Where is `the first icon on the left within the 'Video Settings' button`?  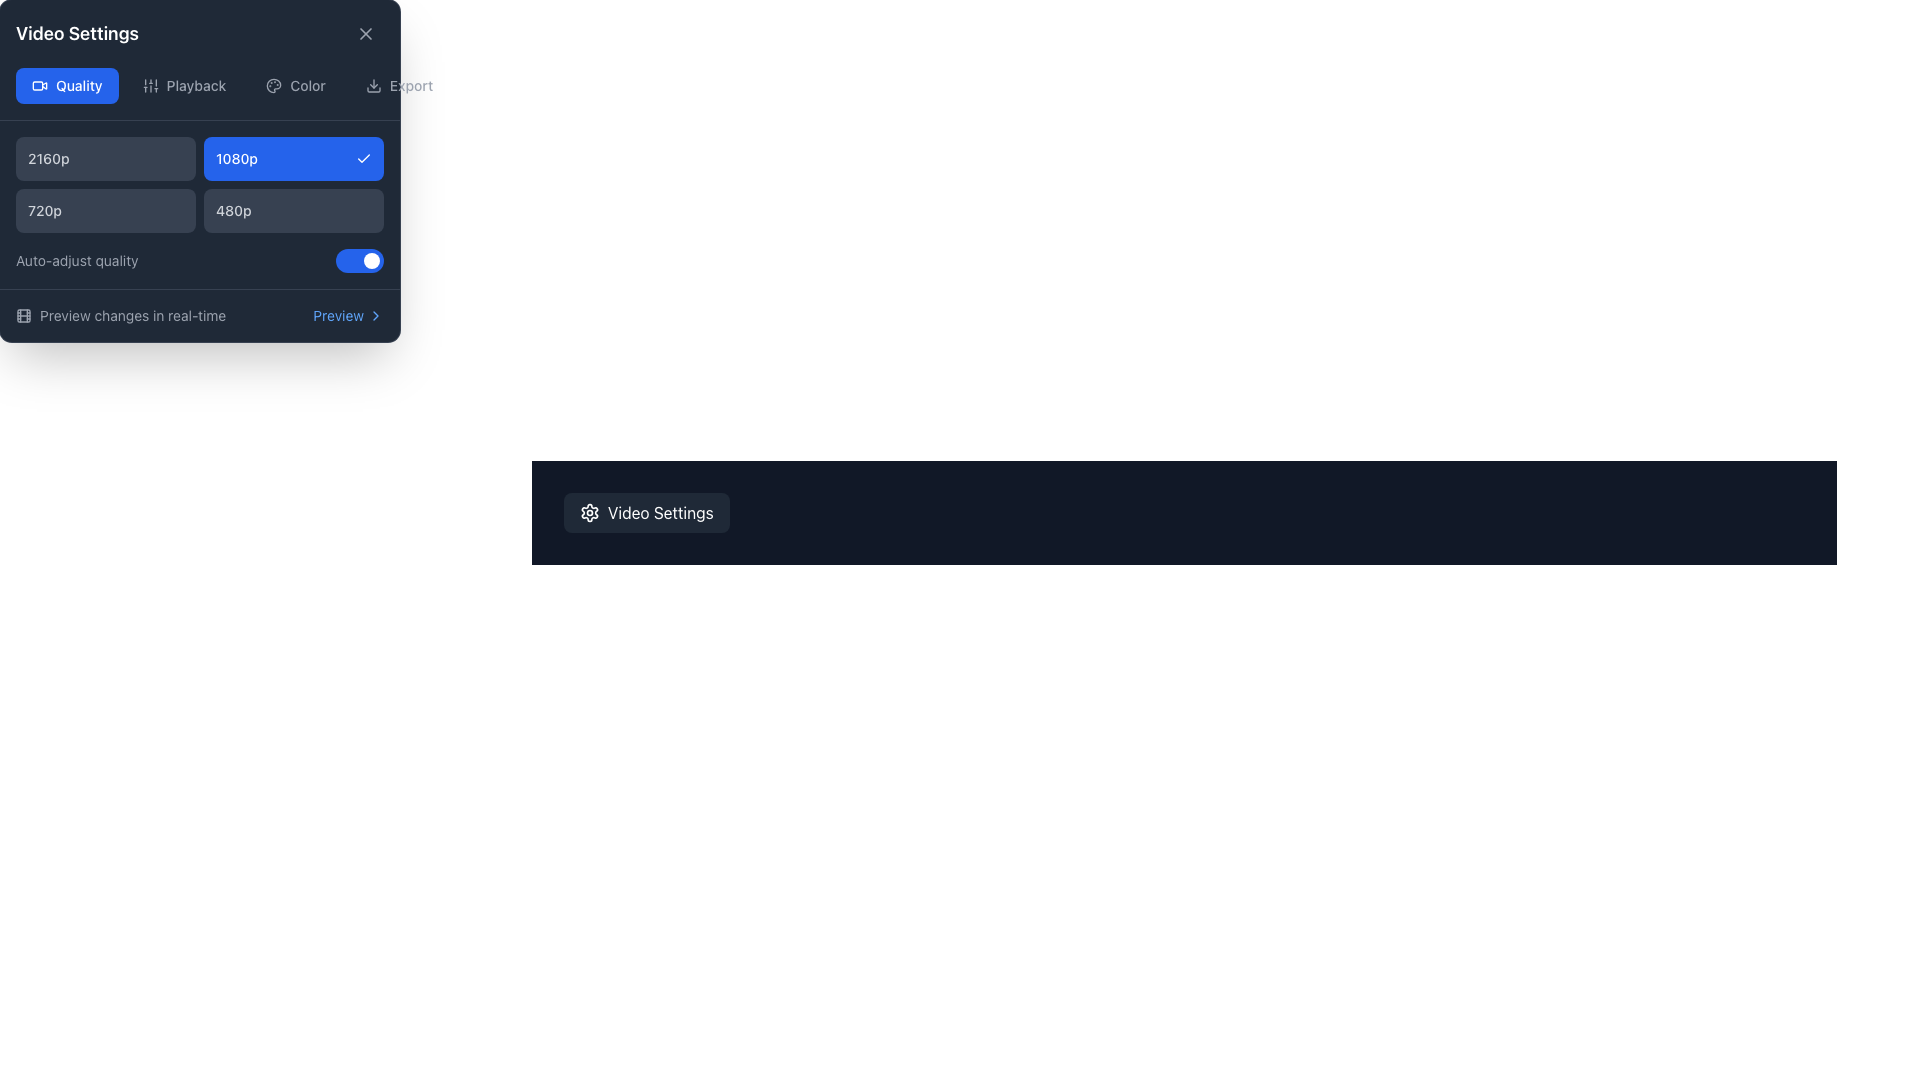
the first icon on the left within the 'Video Settings' button is located at coordinates (589, 512).